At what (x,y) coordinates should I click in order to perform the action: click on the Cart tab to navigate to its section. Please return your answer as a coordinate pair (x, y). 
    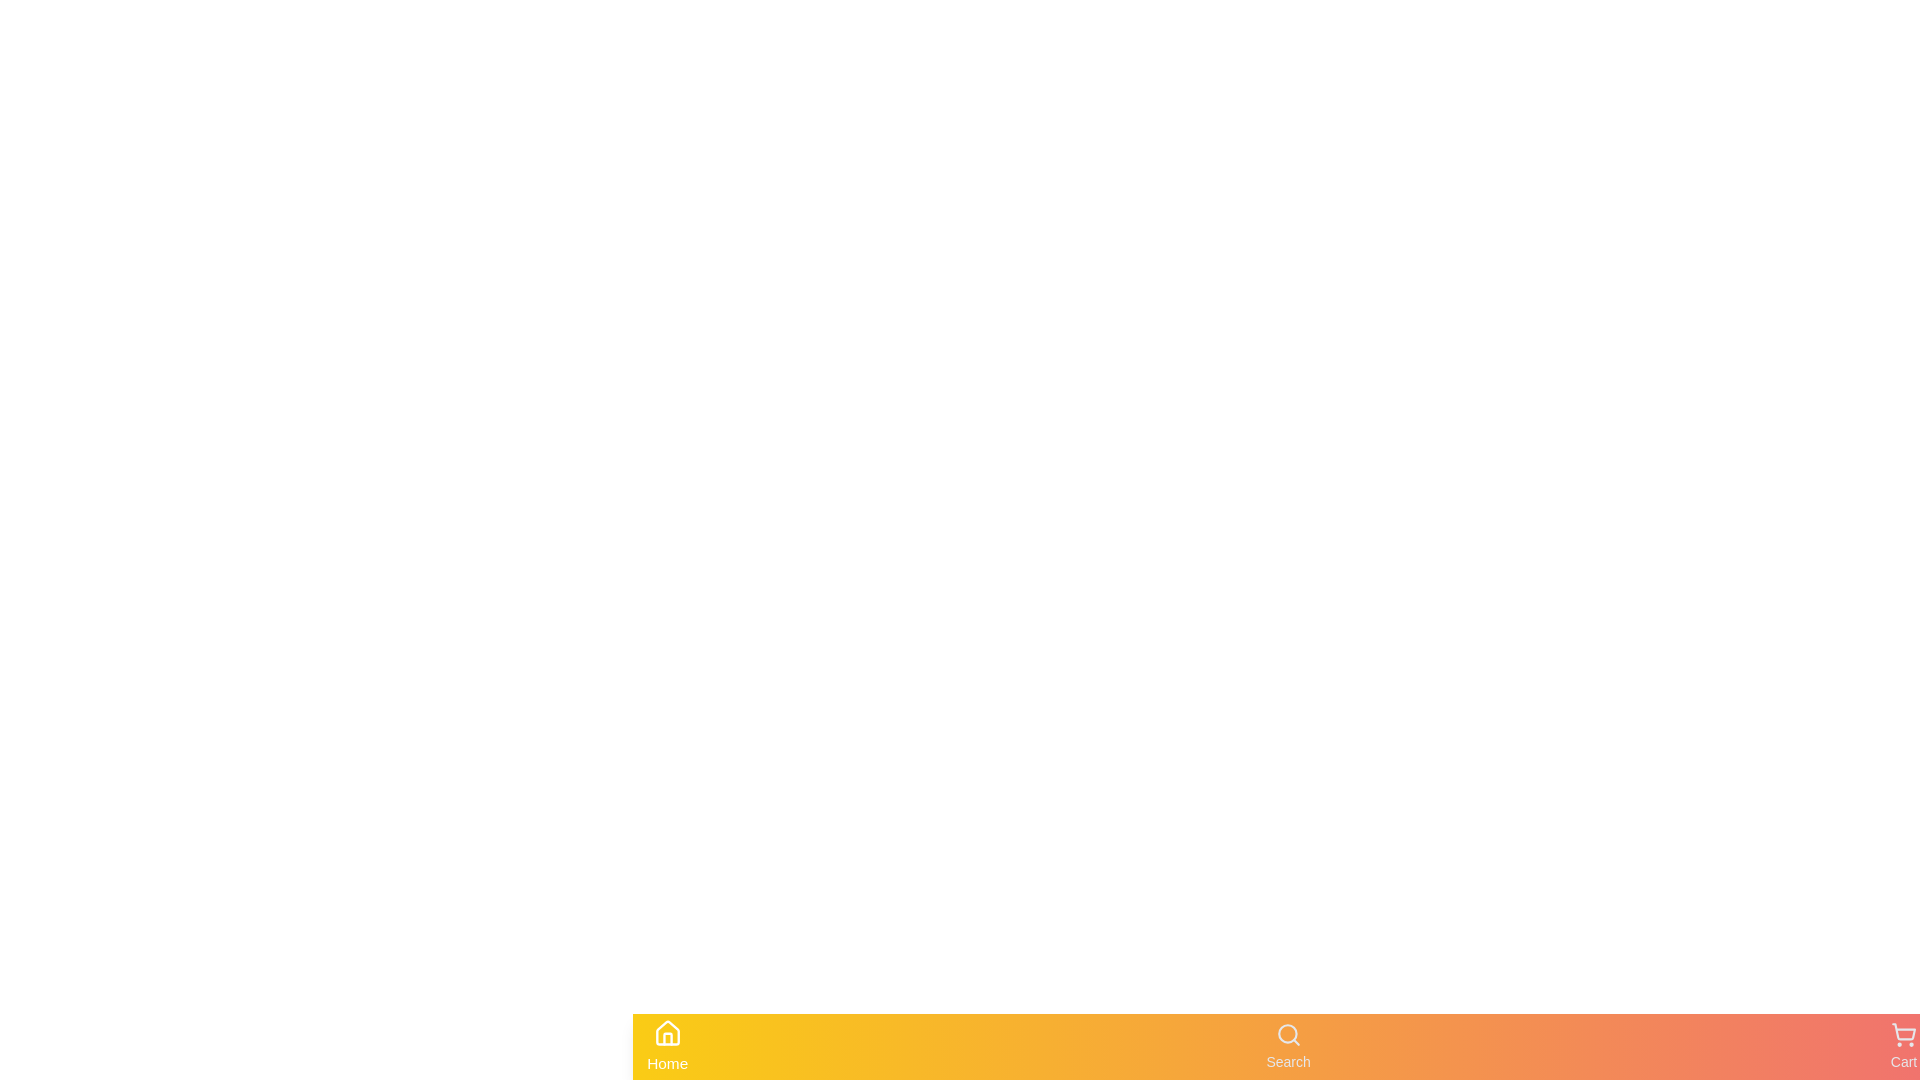
    Looking at the image, I should click on (1903, 1045).